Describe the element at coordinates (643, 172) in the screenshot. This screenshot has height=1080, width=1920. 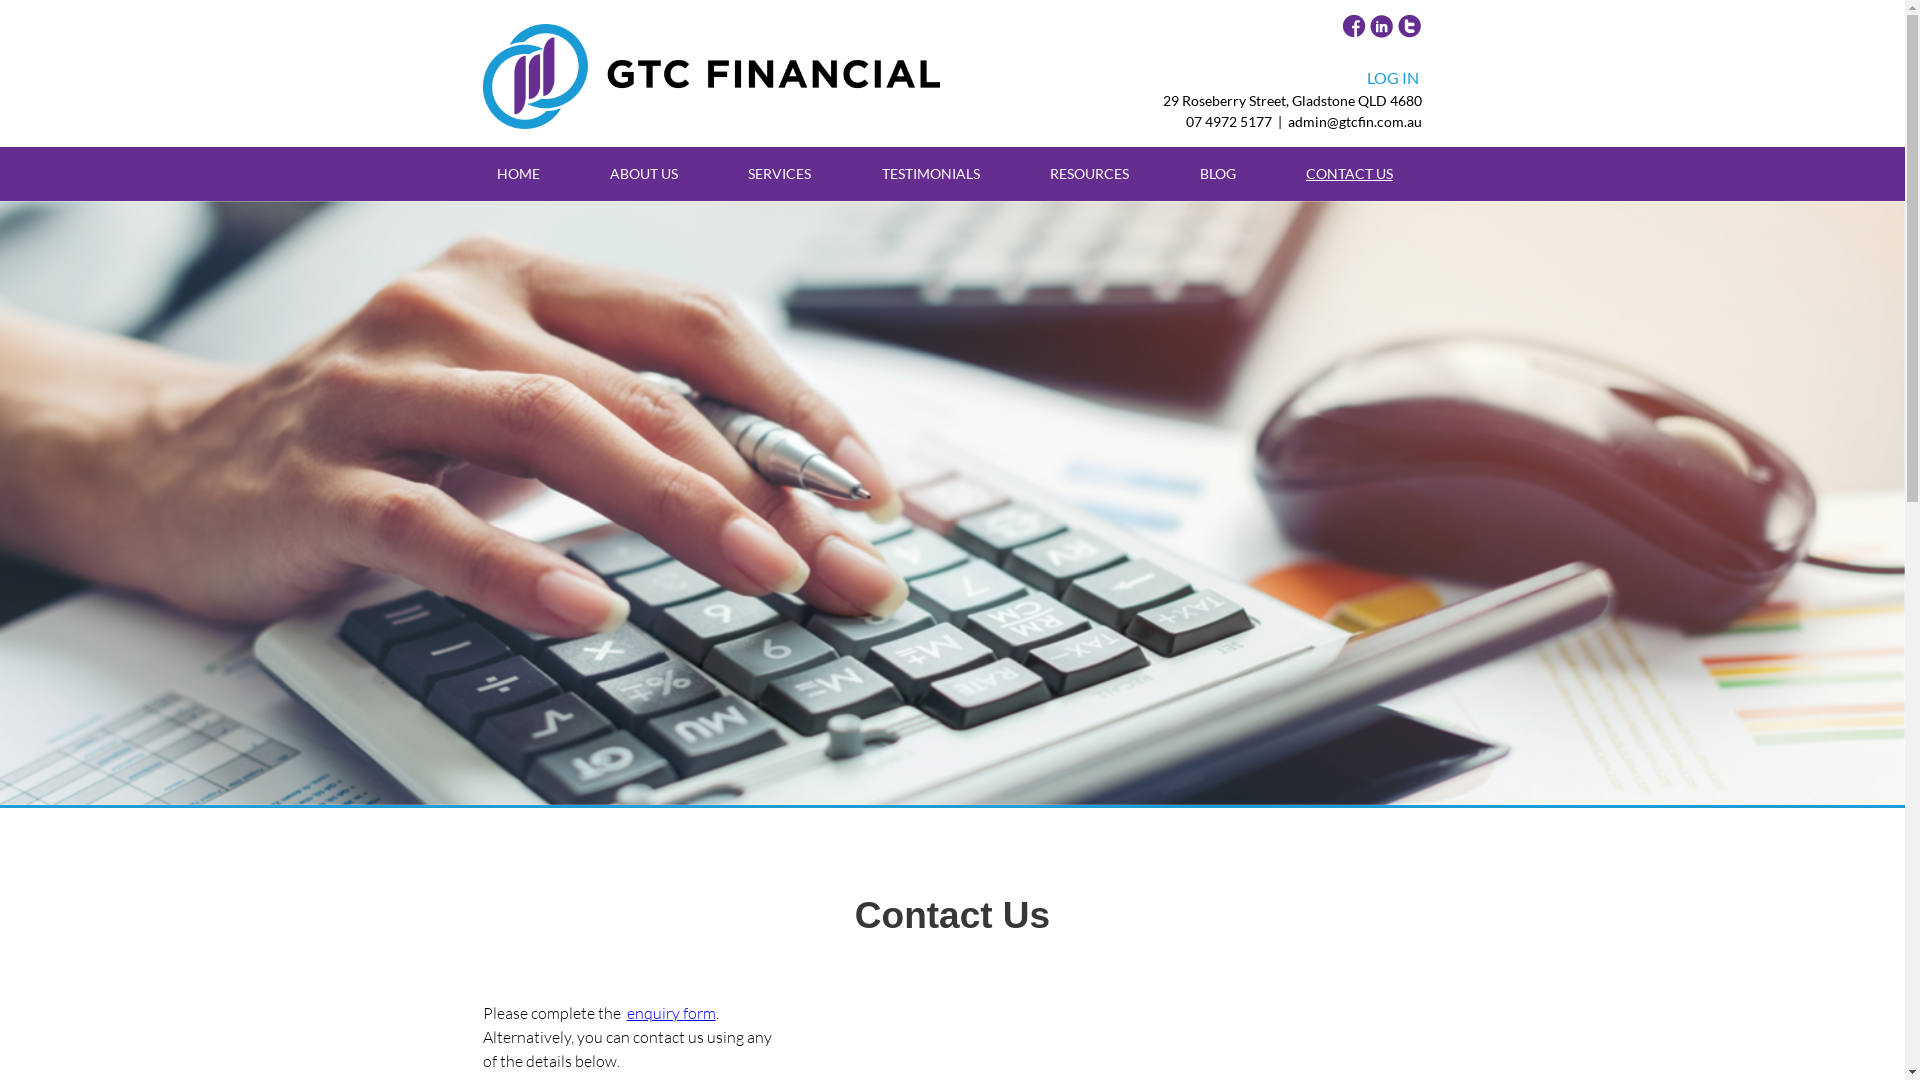
I see `'ABOUT US'` at that location.